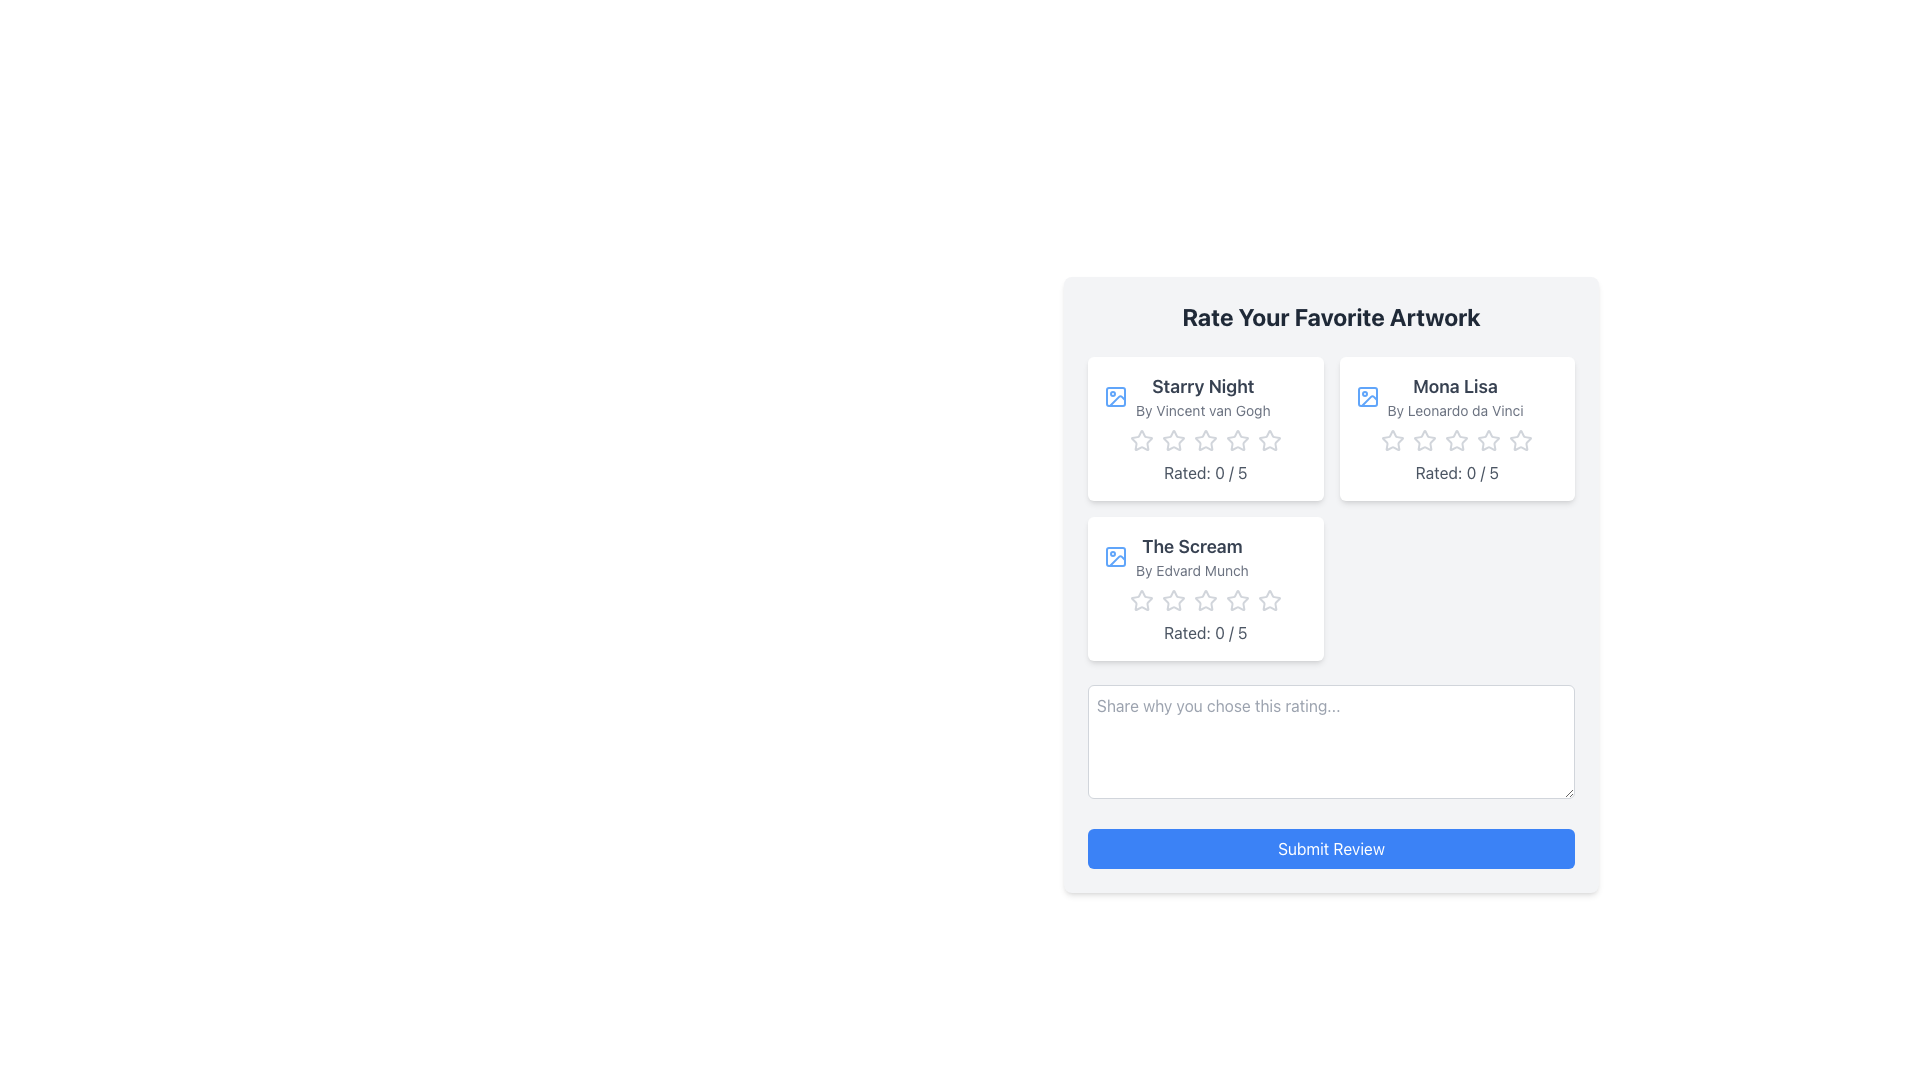 The height and width of the screenshot is (1080, 1920). Describe the element at coordinates (1204, 632) in the screenshot. I see `rating value displayed in the text label 'Rated: 0 / 5' located below the rating stars for 'The Scream' by Edvard Munch` at that location.